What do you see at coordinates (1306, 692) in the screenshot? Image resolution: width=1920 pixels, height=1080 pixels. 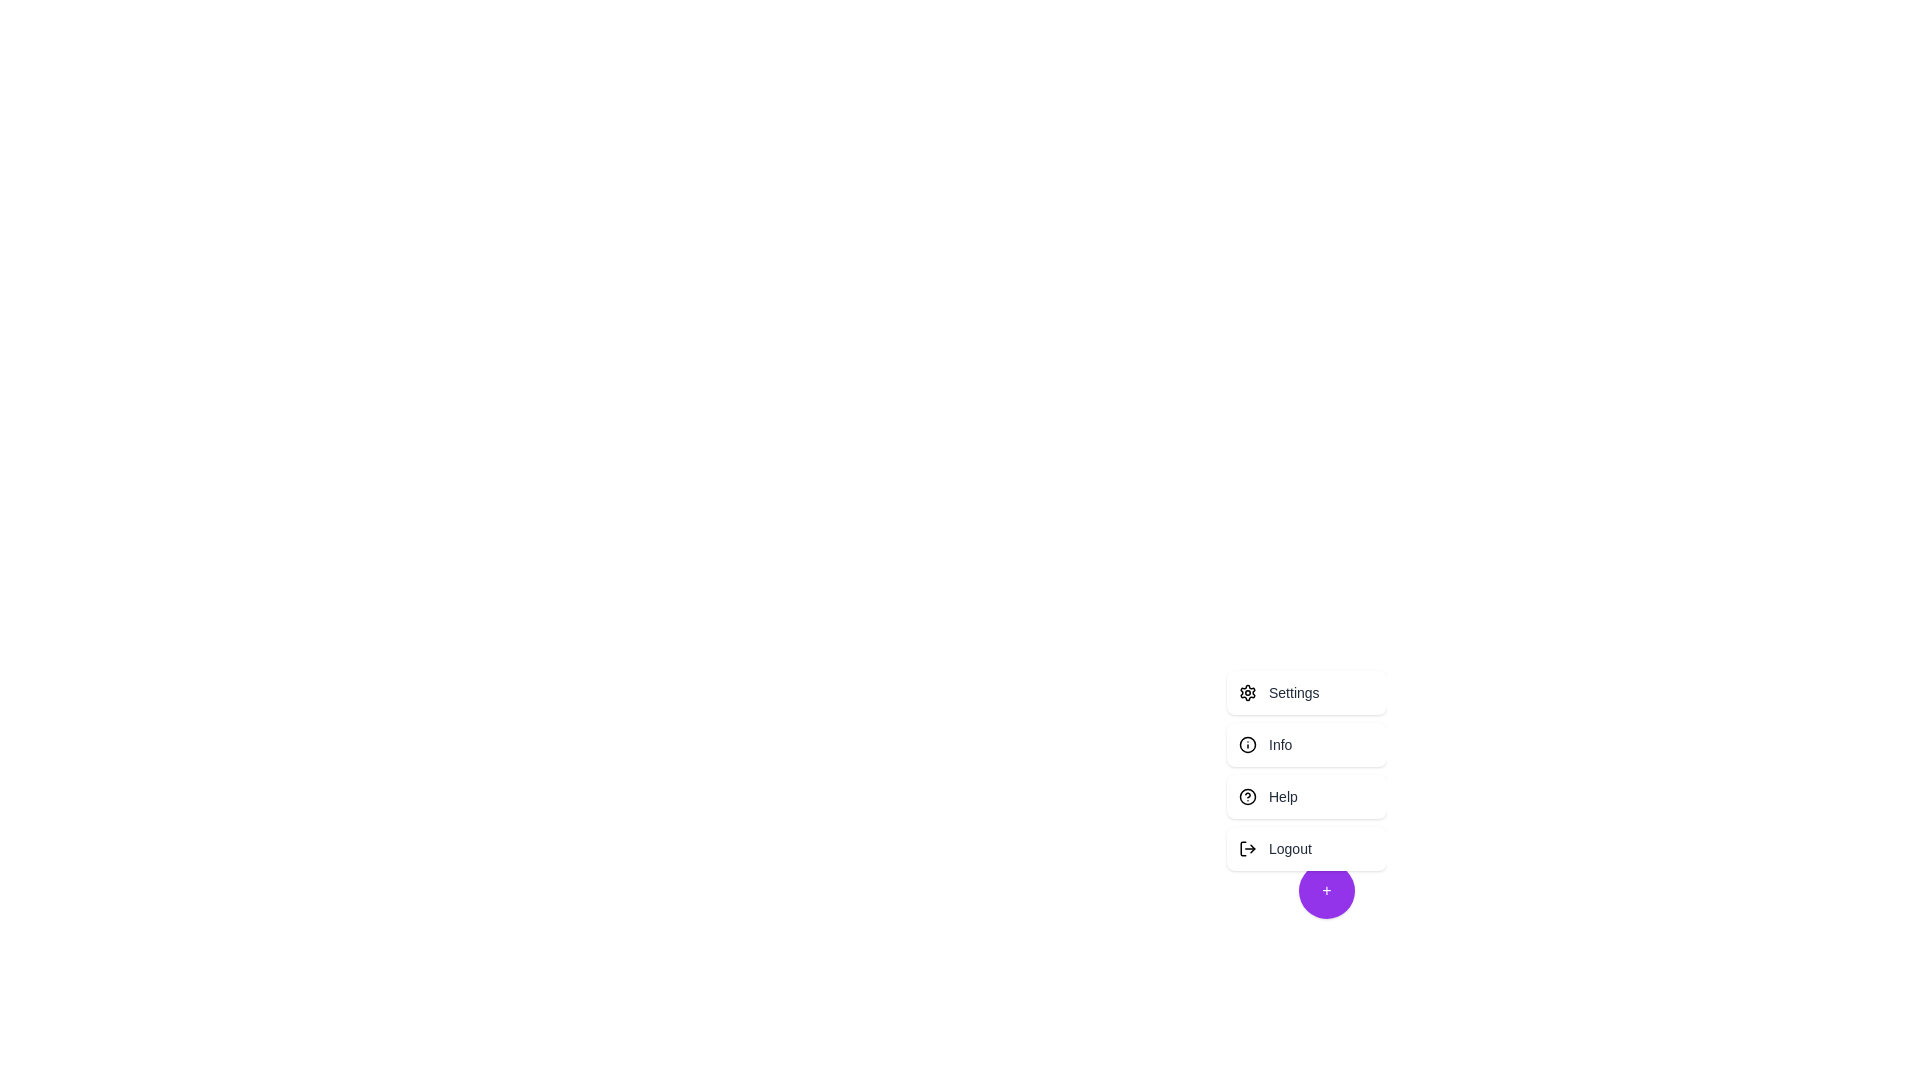 I see `the menu option Settings to highlight it` at bounding box center [1306, 692].